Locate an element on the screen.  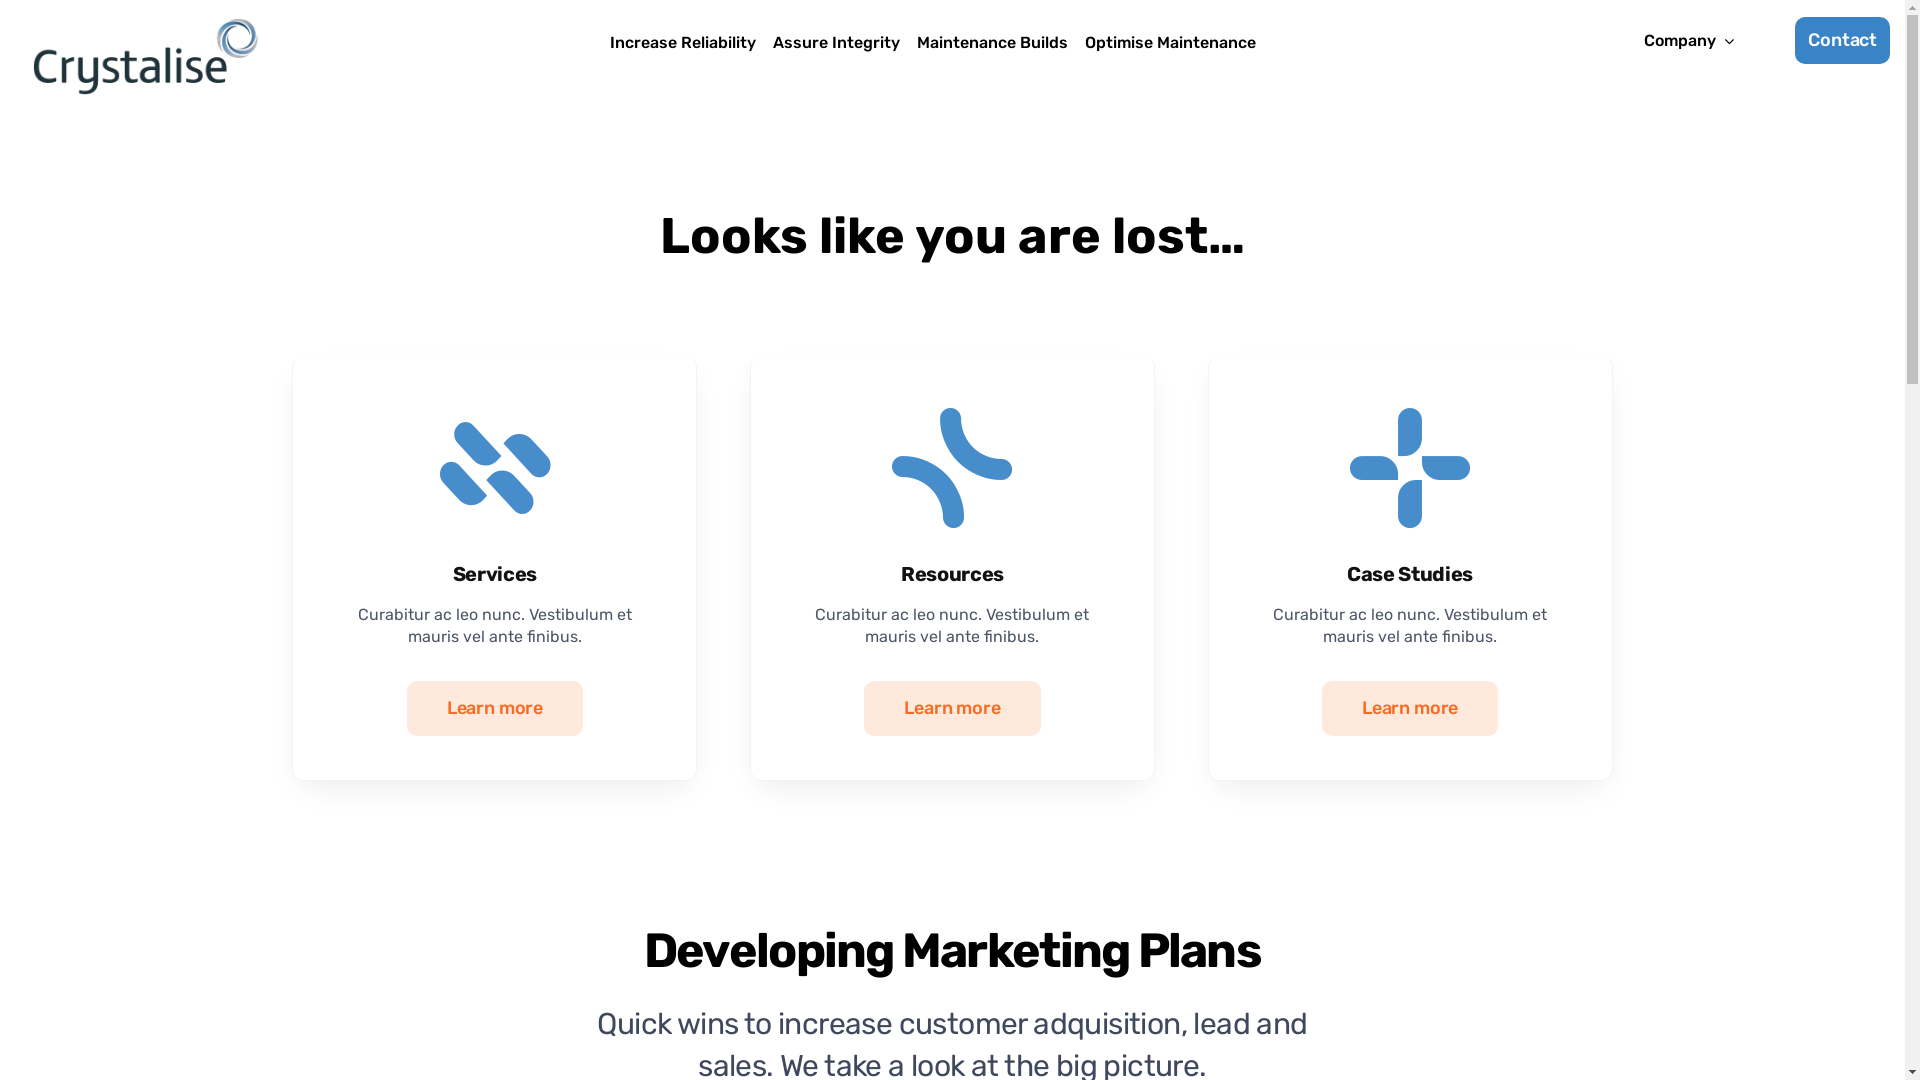
'Assure Integrity' is located at coordinates (766, 43).